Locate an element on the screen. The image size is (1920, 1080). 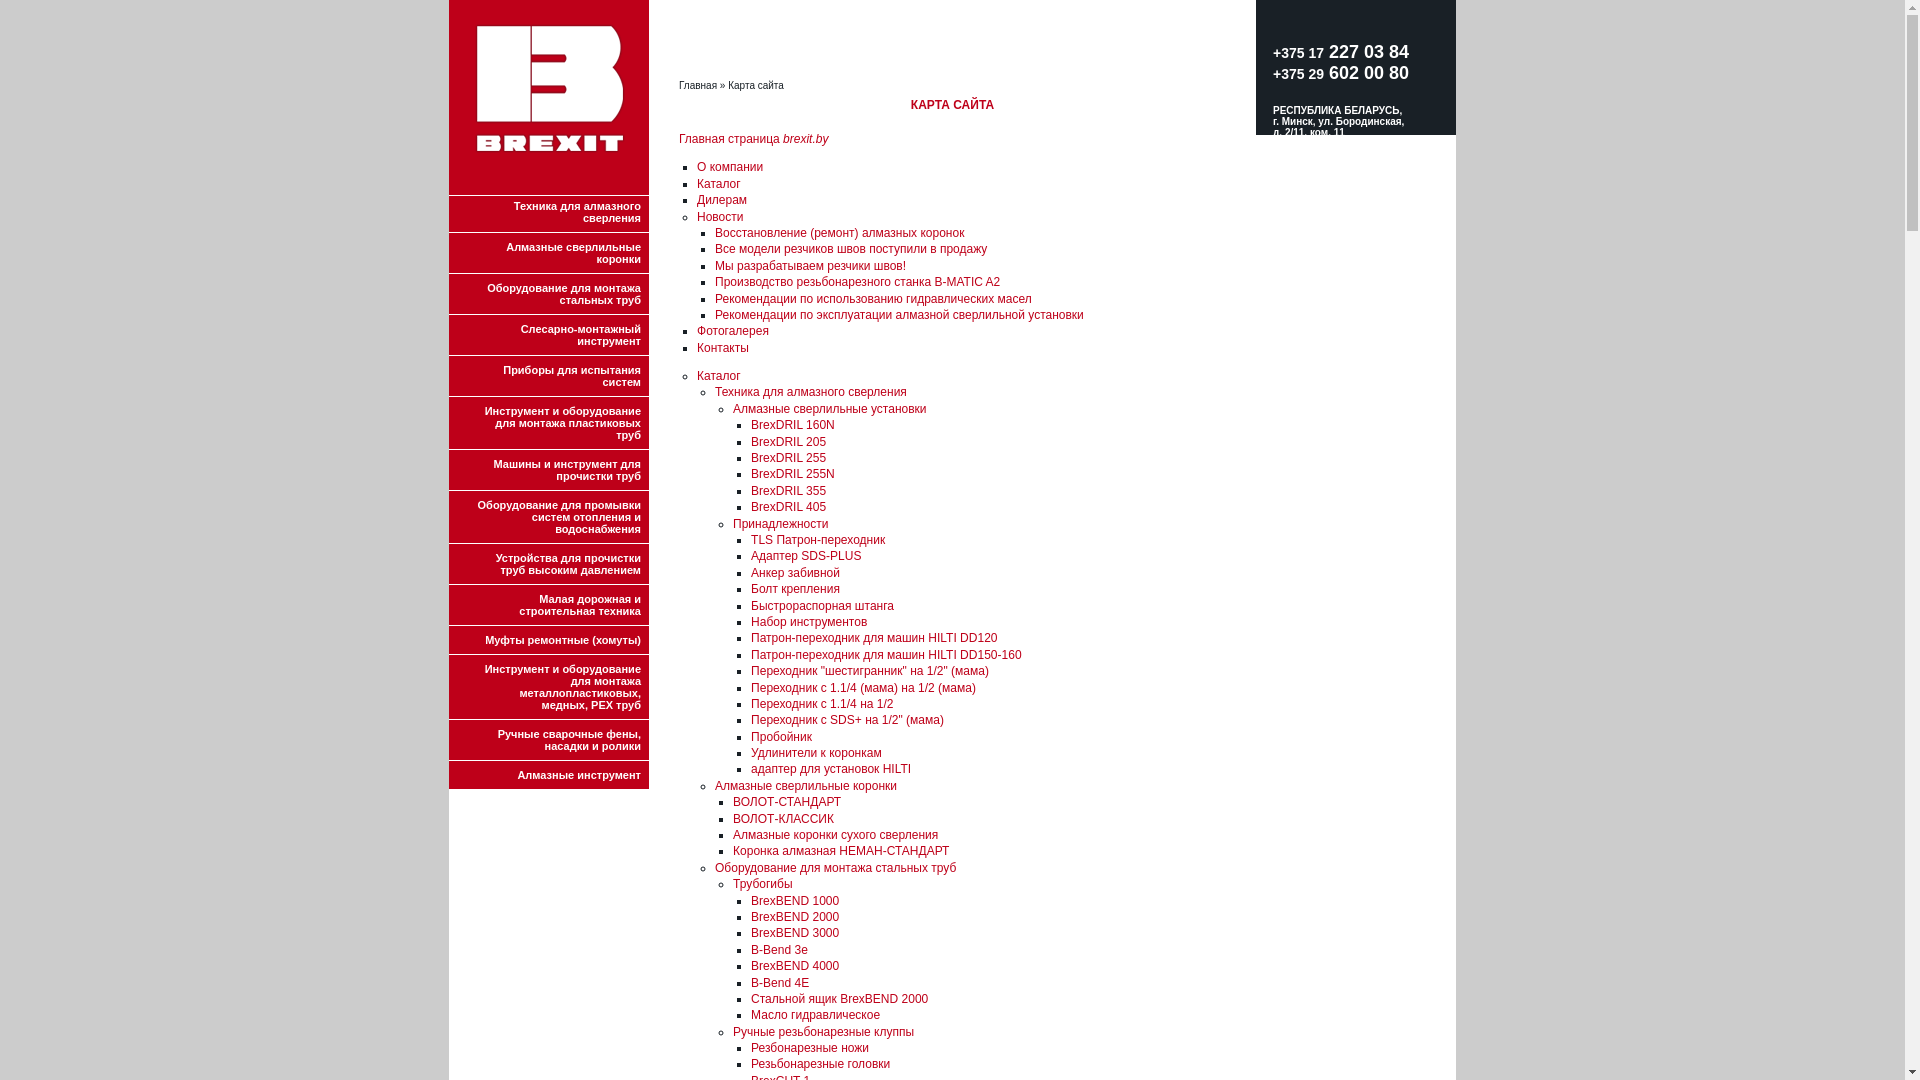
'+375 29 602 00 80' is located at coordinates (1340, 72).